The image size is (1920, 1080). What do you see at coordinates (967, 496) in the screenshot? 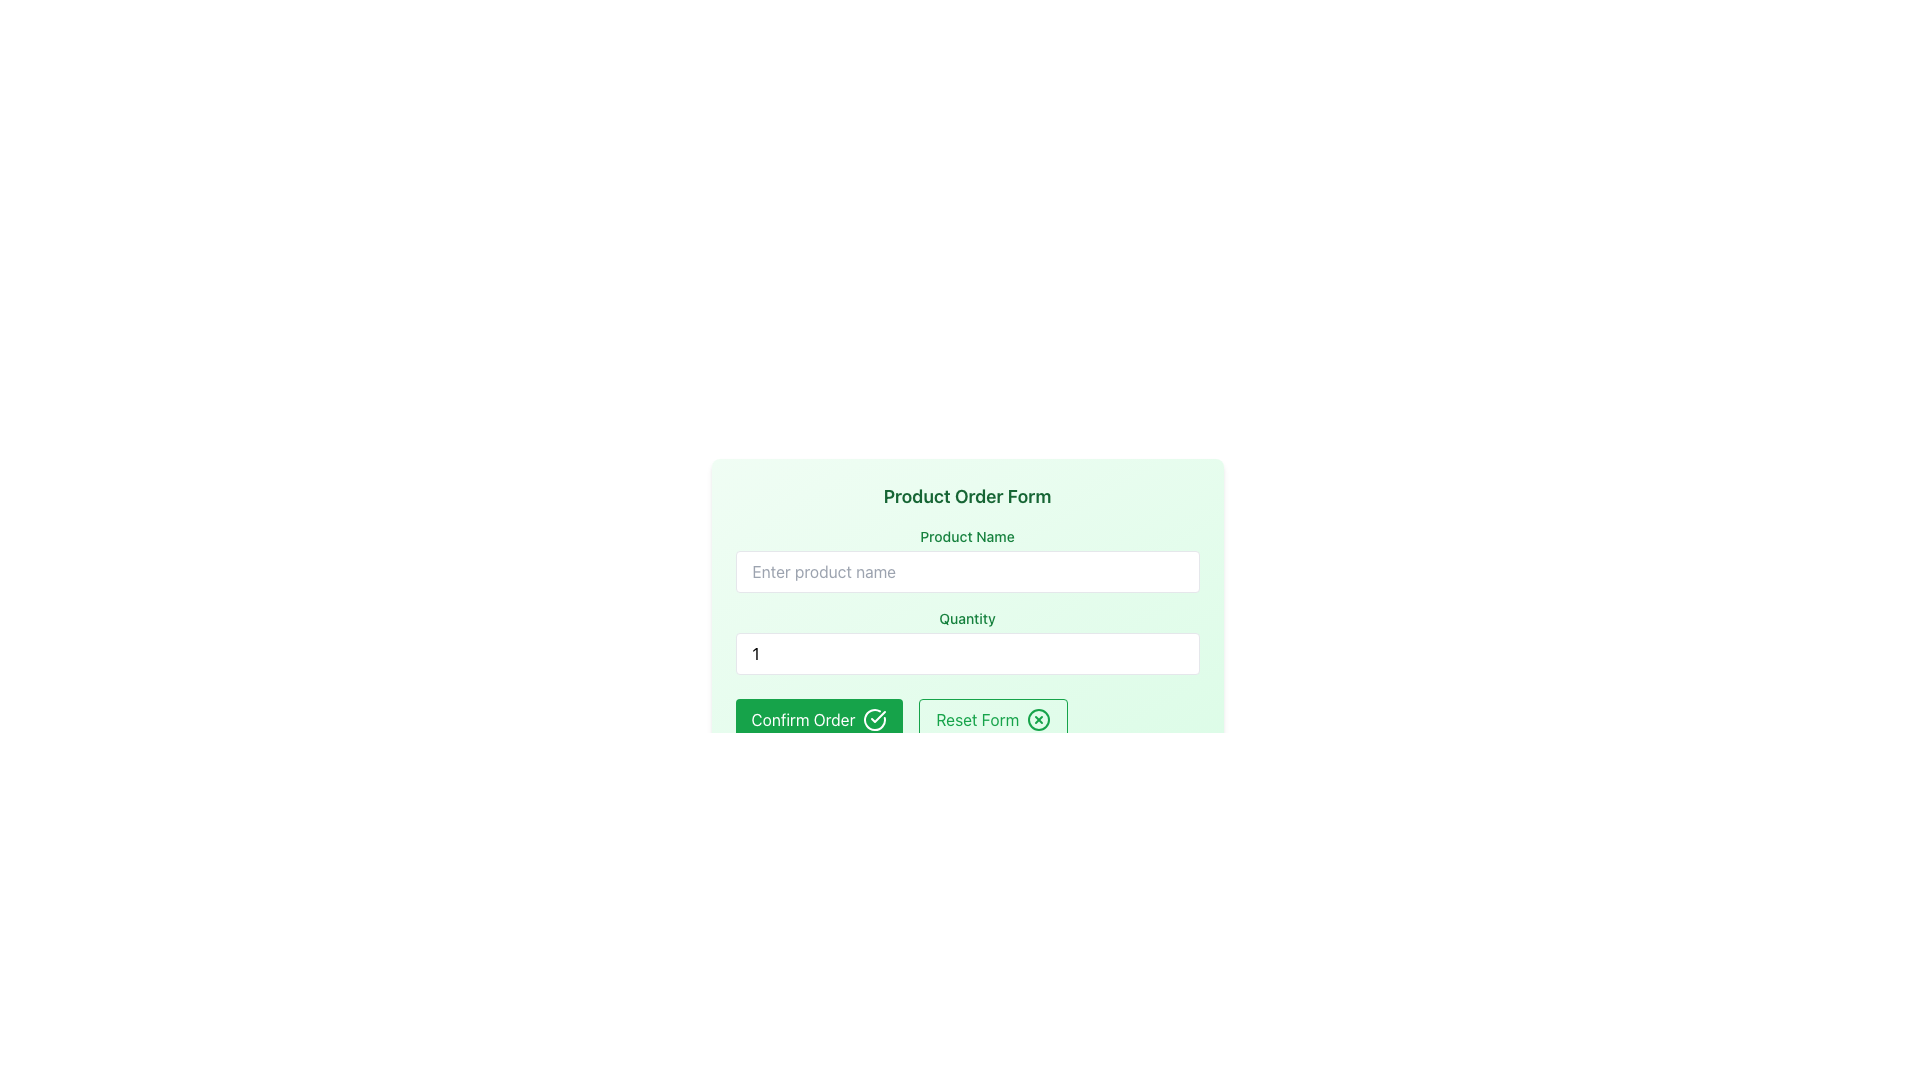
I see `the 'Product Order Form' text label, which is styled in bold green font and located at the top of the light green gradient card` at bounding box center [967, 496].